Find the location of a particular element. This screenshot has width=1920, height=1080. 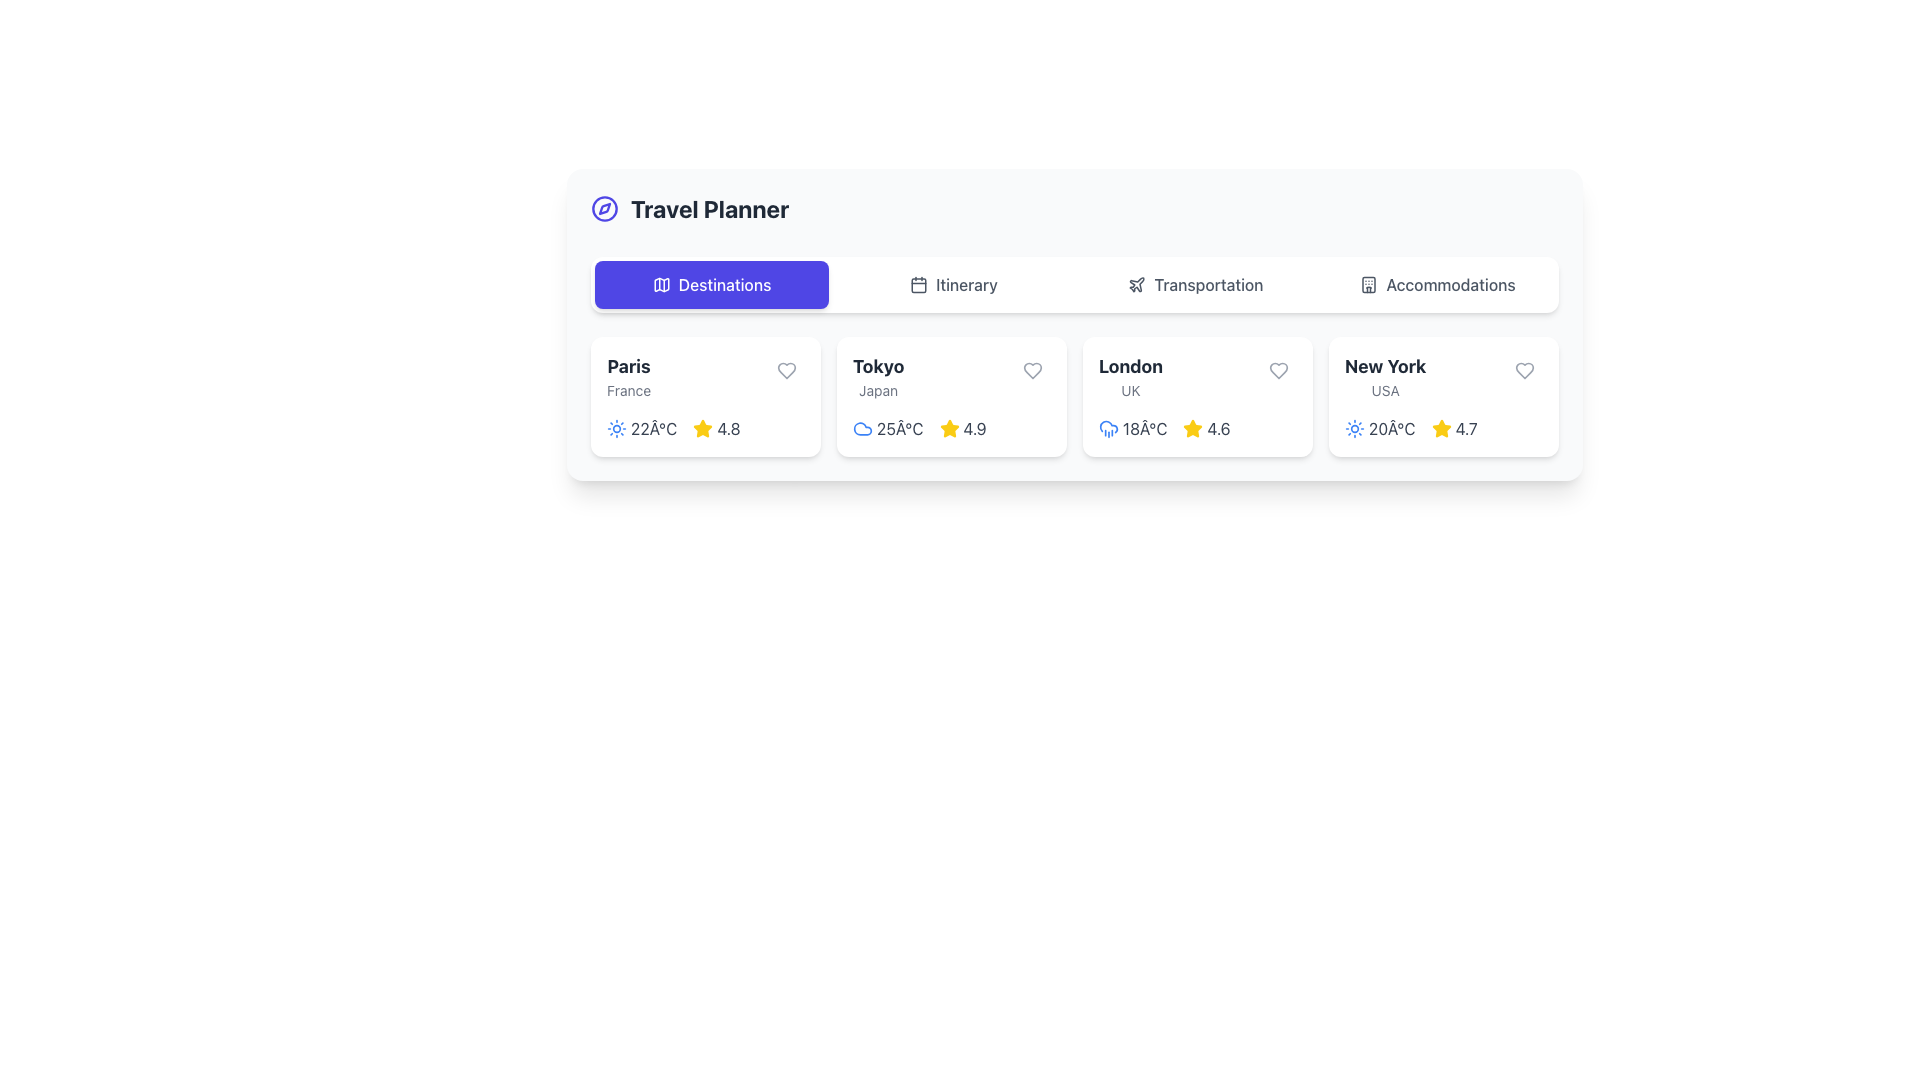

the text label displaying '25°C' in gray, which is positioned between a cloud icon and other rating elements is located at coordinates (899, 427).